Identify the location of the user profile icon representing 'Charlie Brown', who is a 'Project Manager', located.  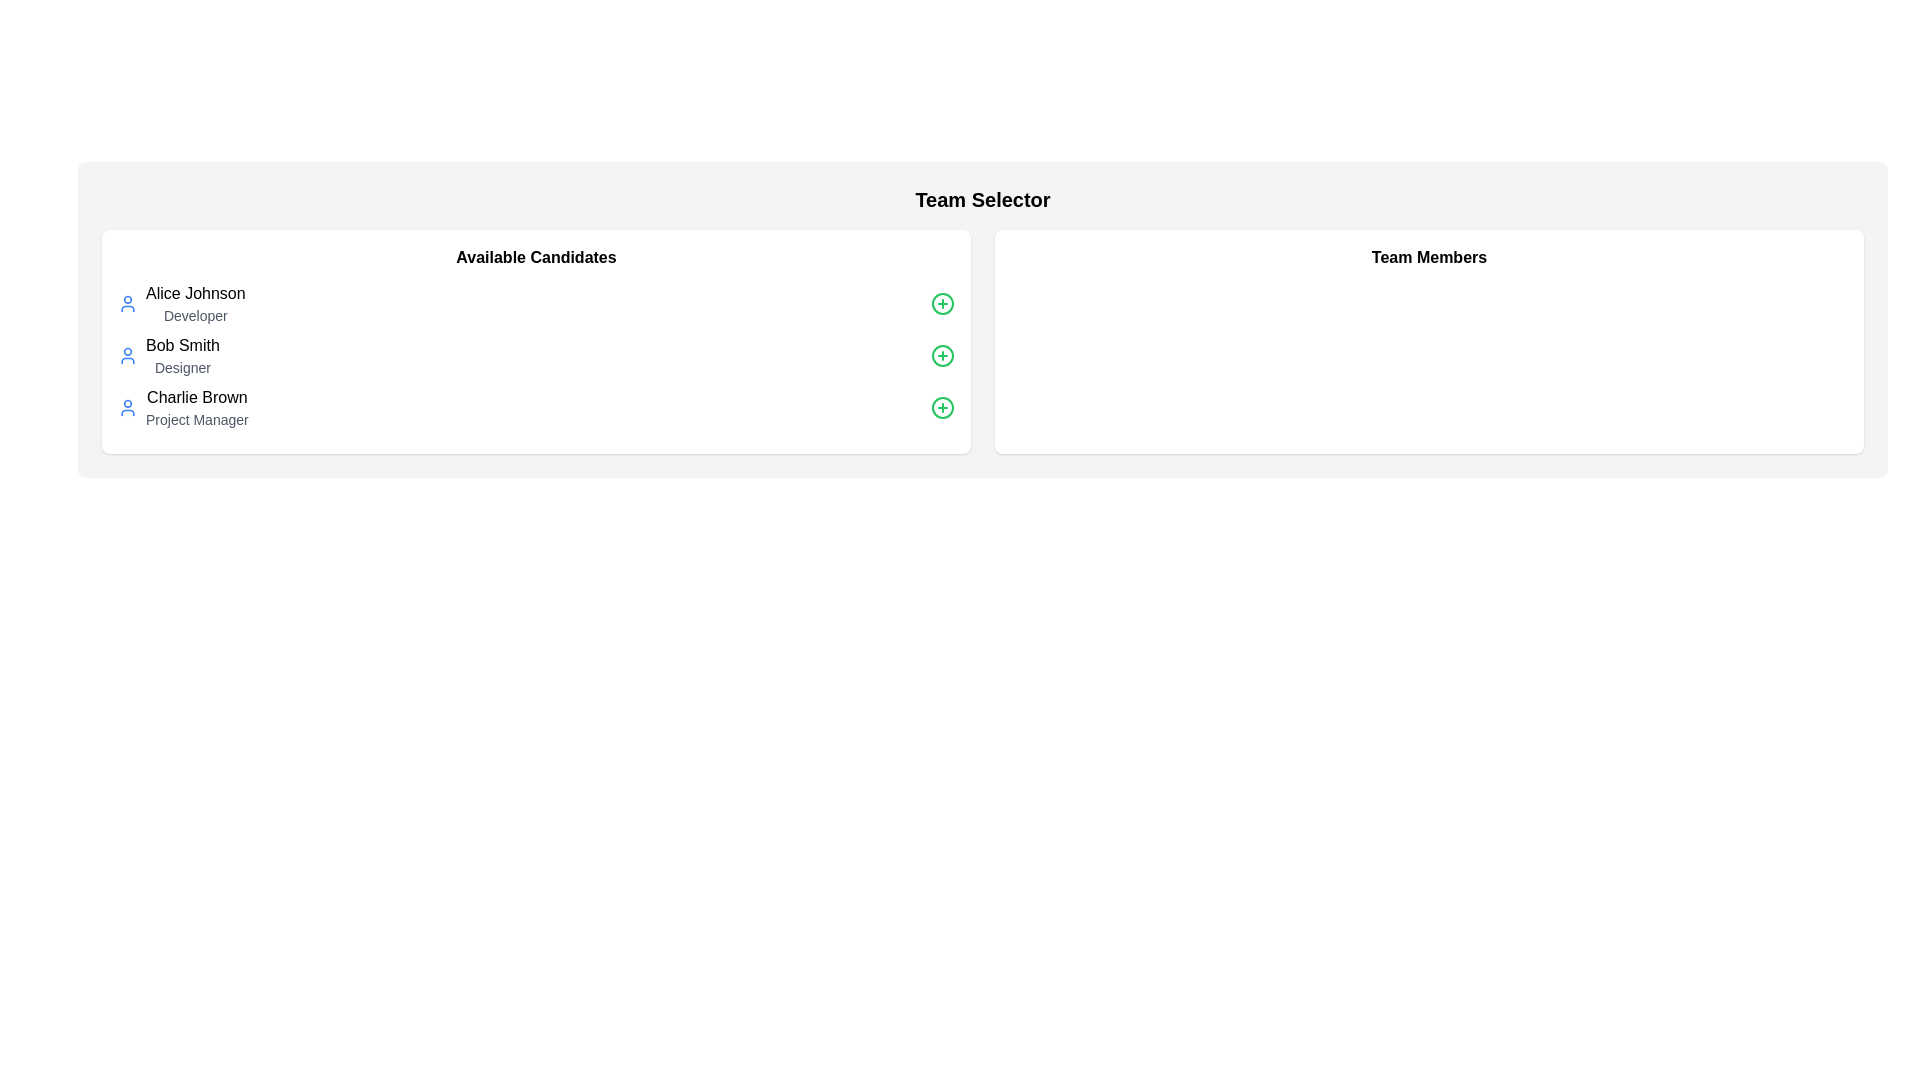
(127, 407).